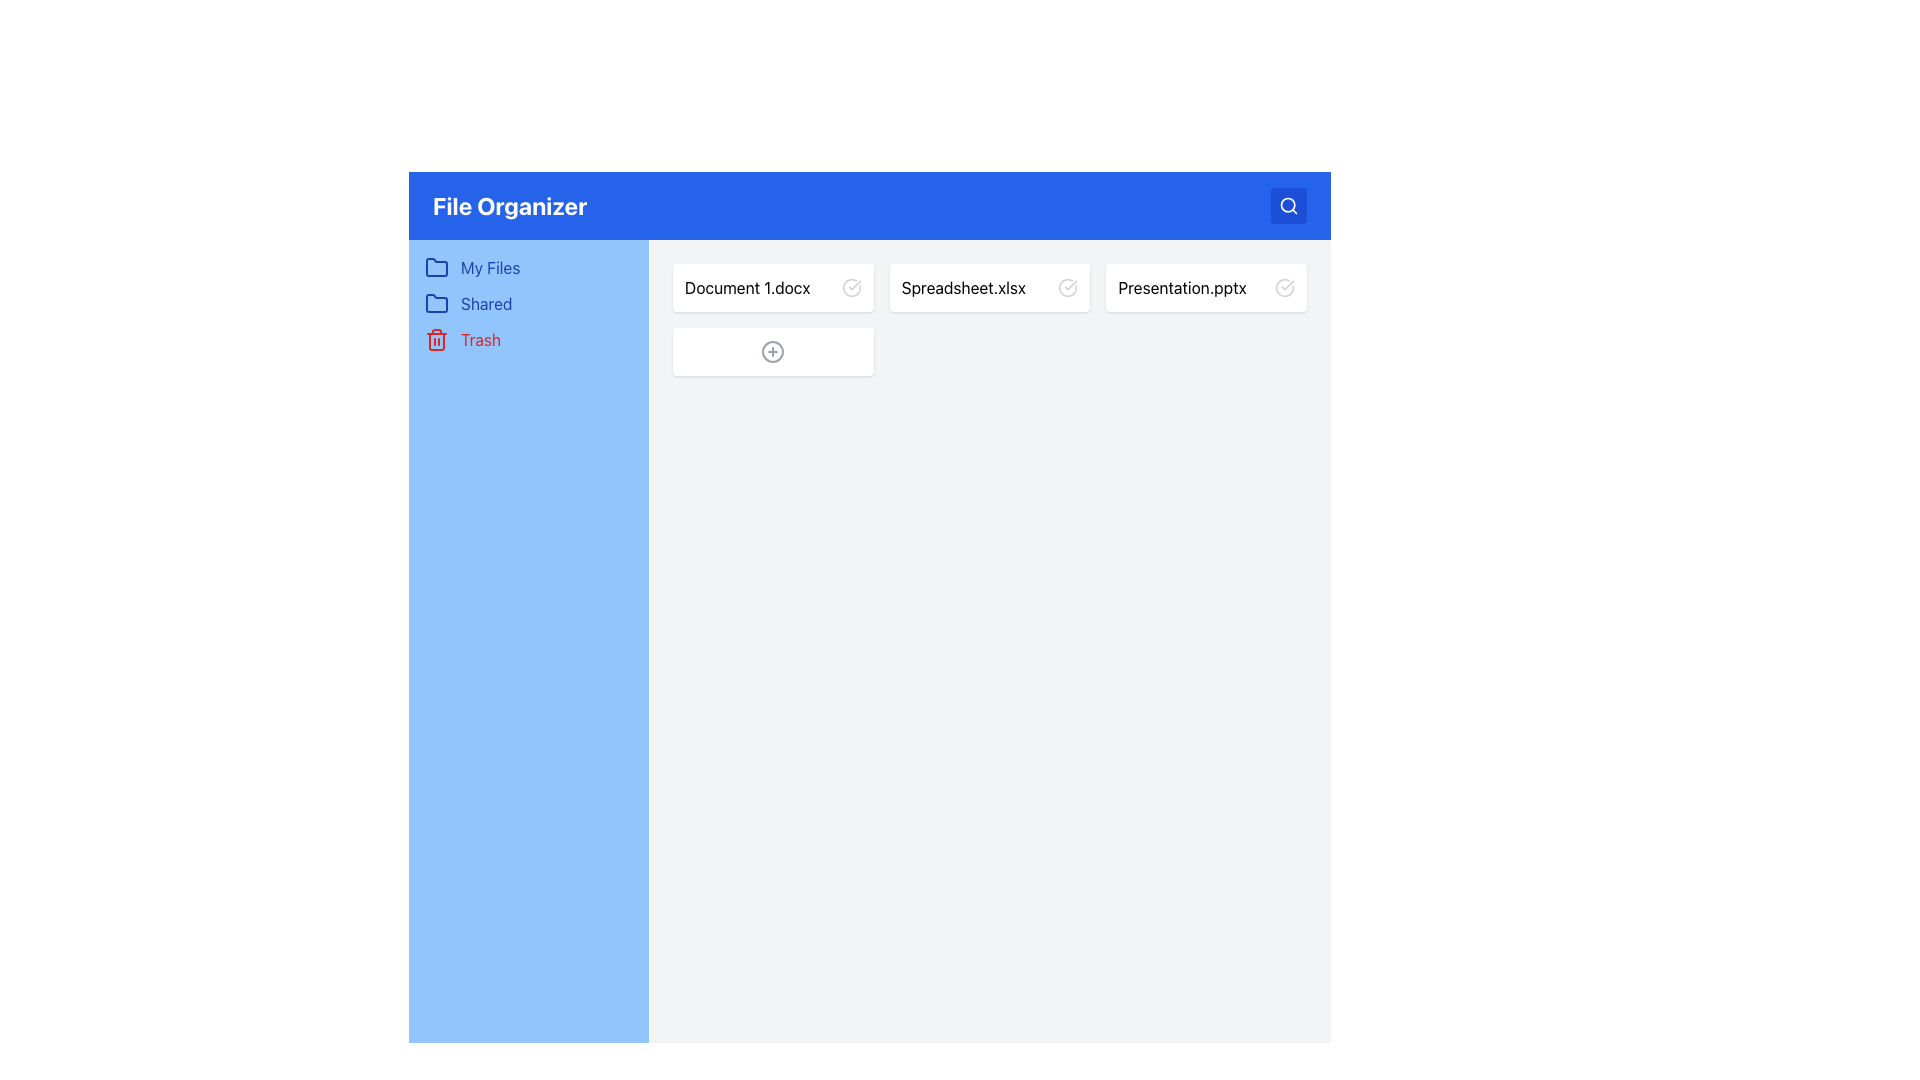 Image resolution: width=1920 pixels, height=1080 pixels. I want to click on the folder icon located in the left sidebar, which symbolizes the 'My Files' section, positioned before the 'My Files' label, so click(435, 266).